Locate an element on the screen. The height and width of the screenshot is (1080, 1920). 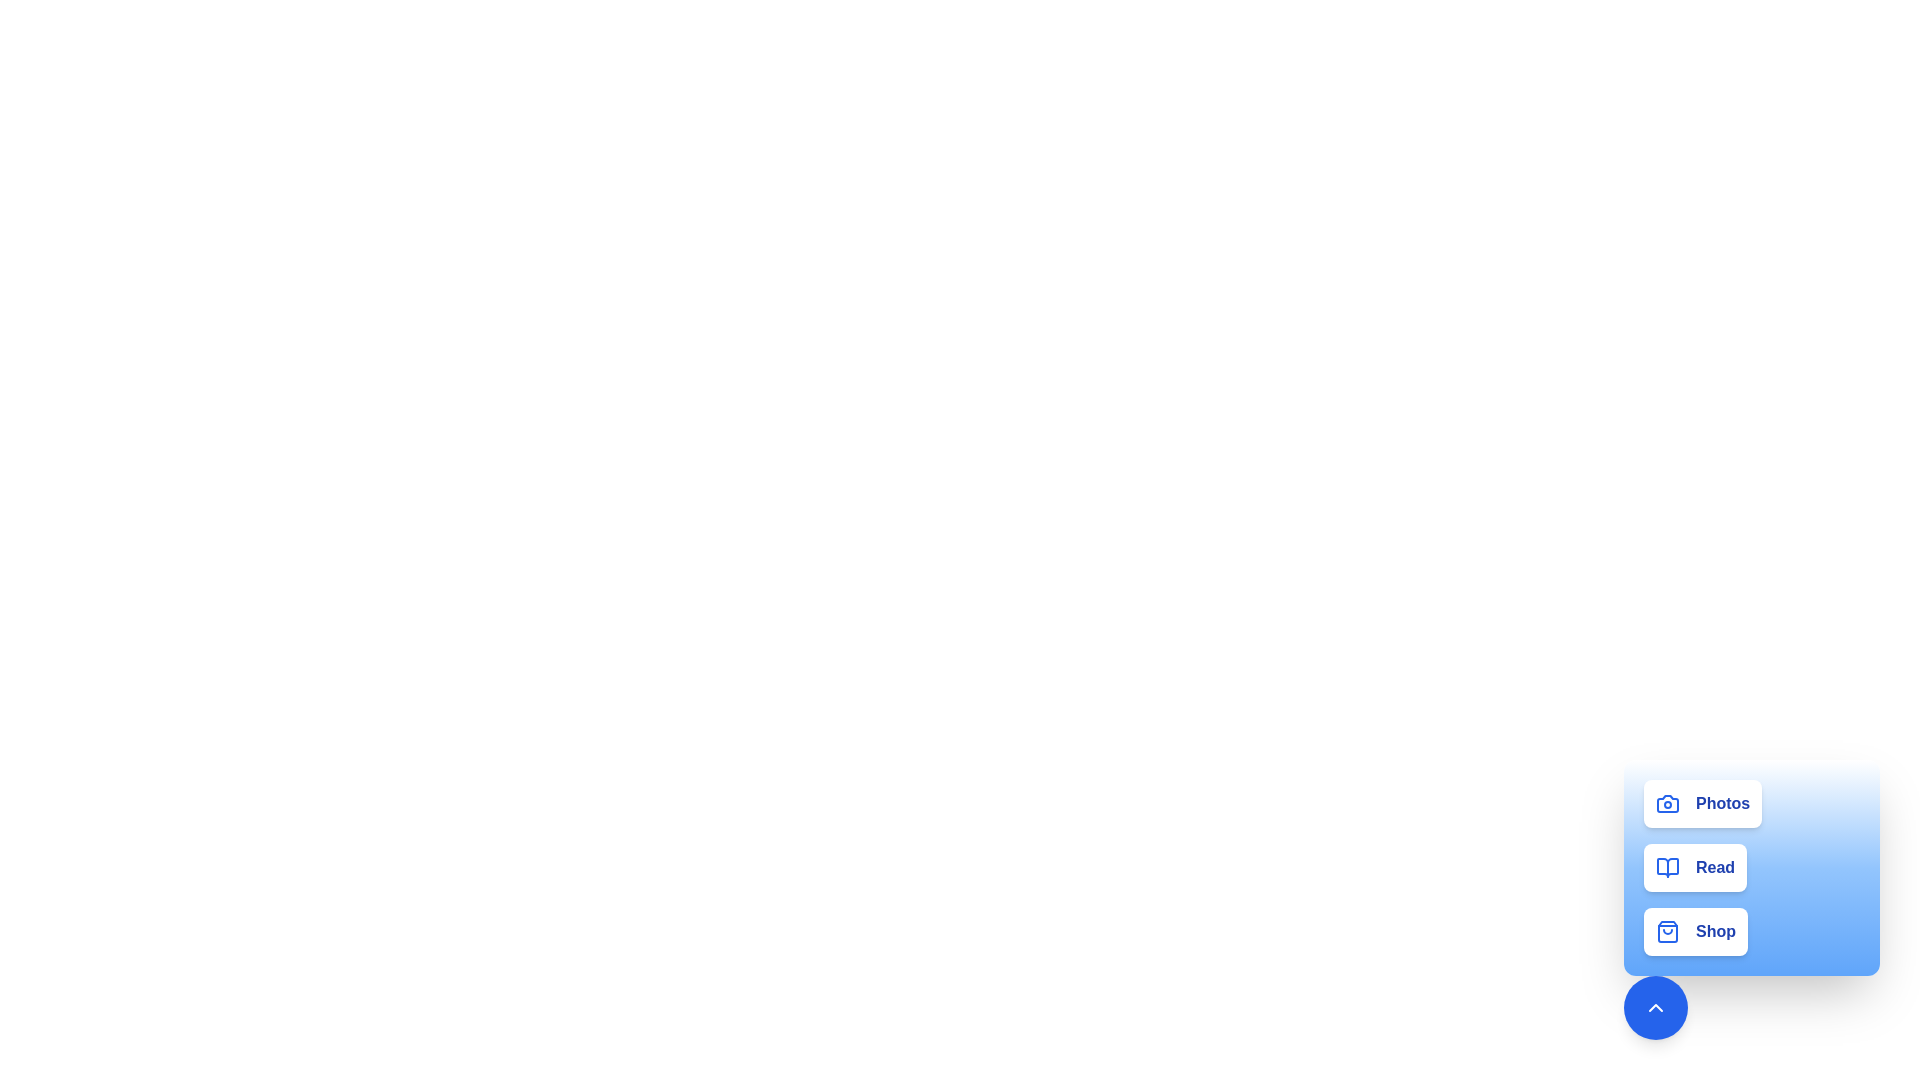
the button corresponding to the activity 'Read' is located at coordinates (1693, 866).